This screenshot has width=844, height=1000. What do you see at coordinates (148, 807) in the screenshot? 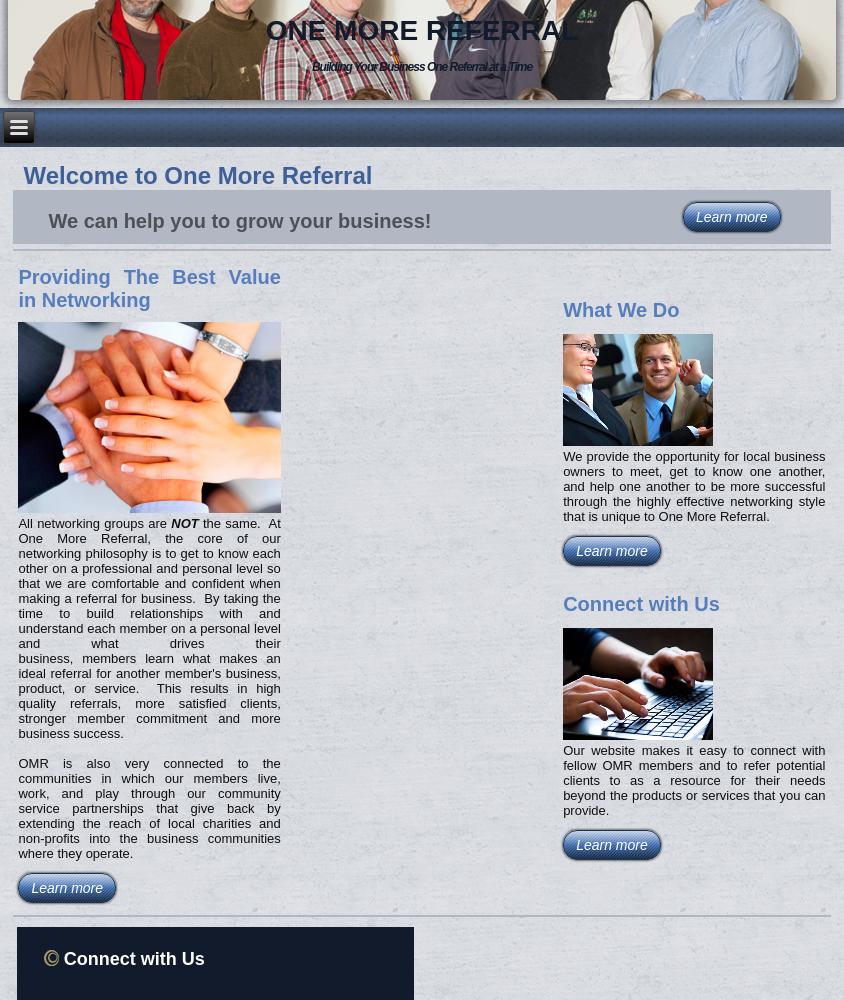
I see `'OMR is also very connected to the communities in which our members live, work, and play through our community service partnerships that give back by extending the reach of local charities and non-profits into the business communities where they operate.'` at bounding box center [148, 807].